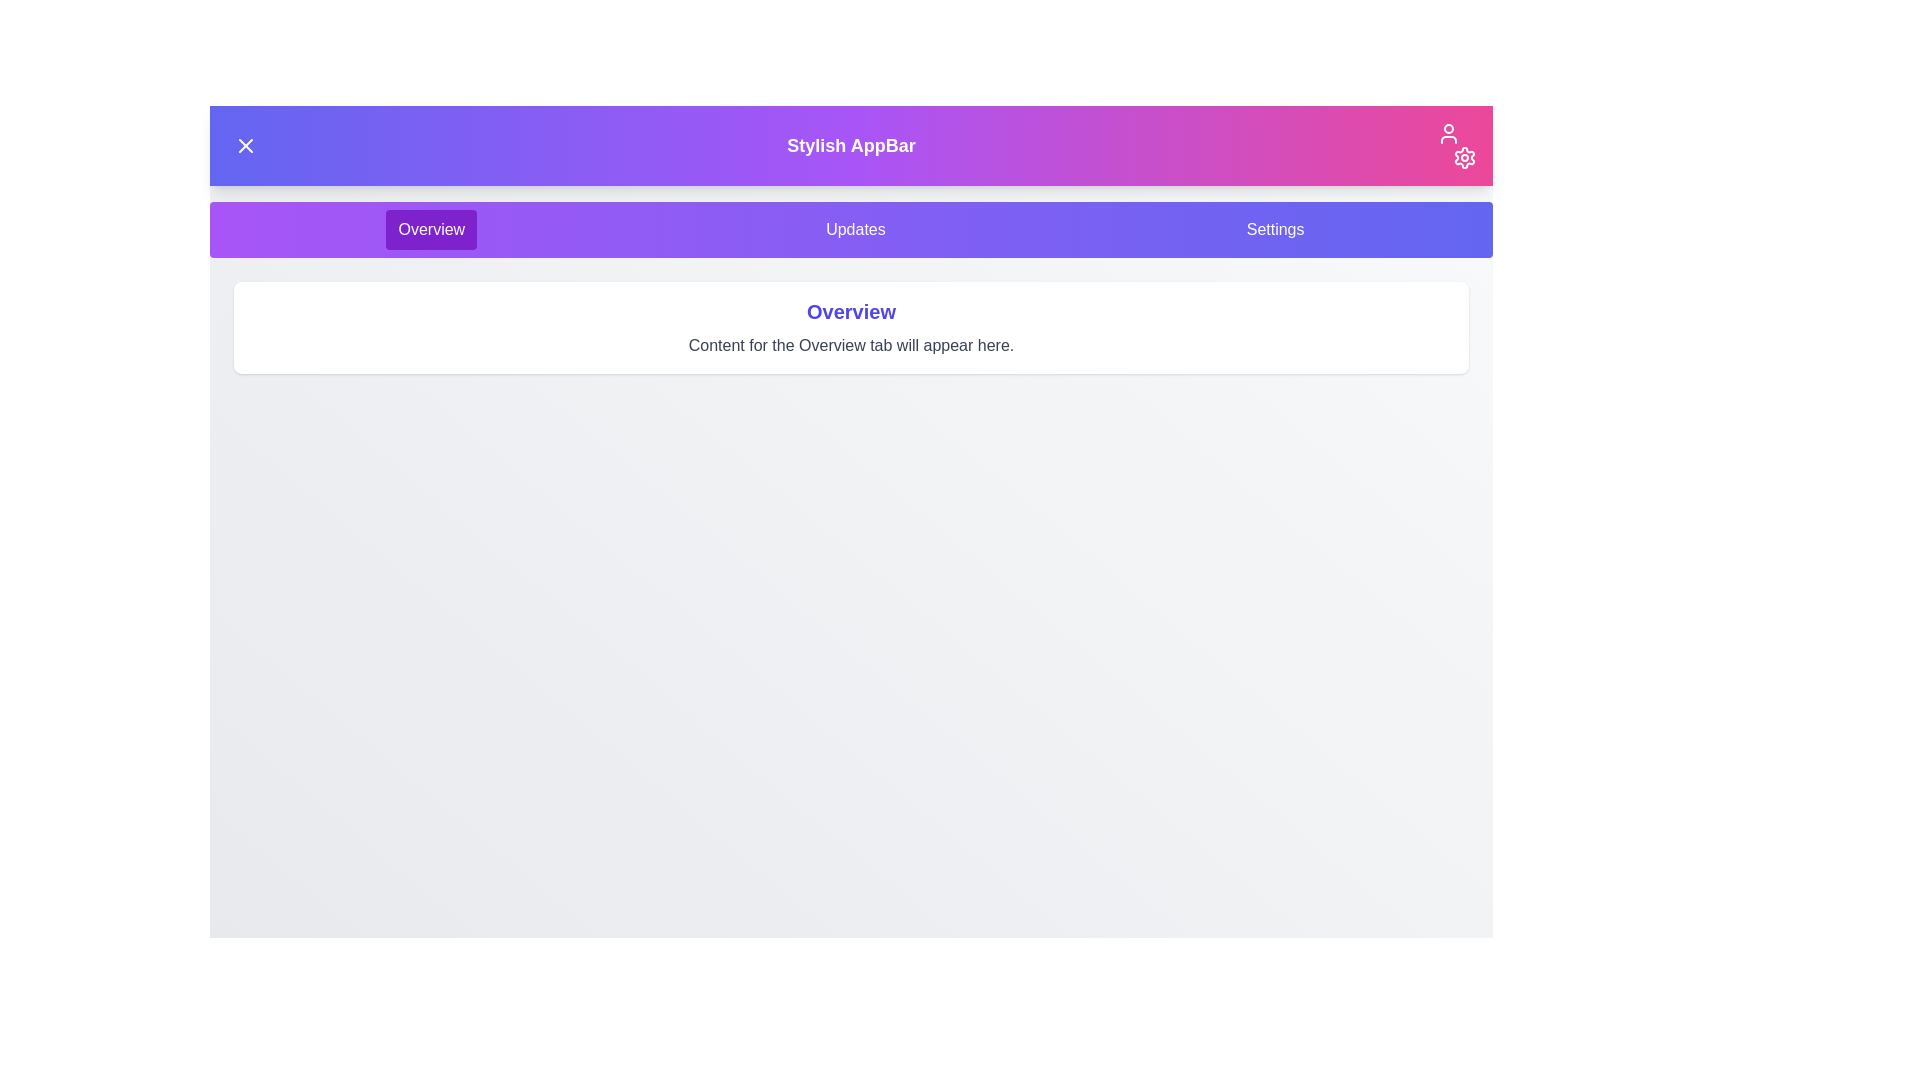 This screenshot has height=1080, width=1920. What do you see at coordinates (854, 229) in the screenshot?
I see `the Updates tab by clicking on it` at bounding box center [854, 229].